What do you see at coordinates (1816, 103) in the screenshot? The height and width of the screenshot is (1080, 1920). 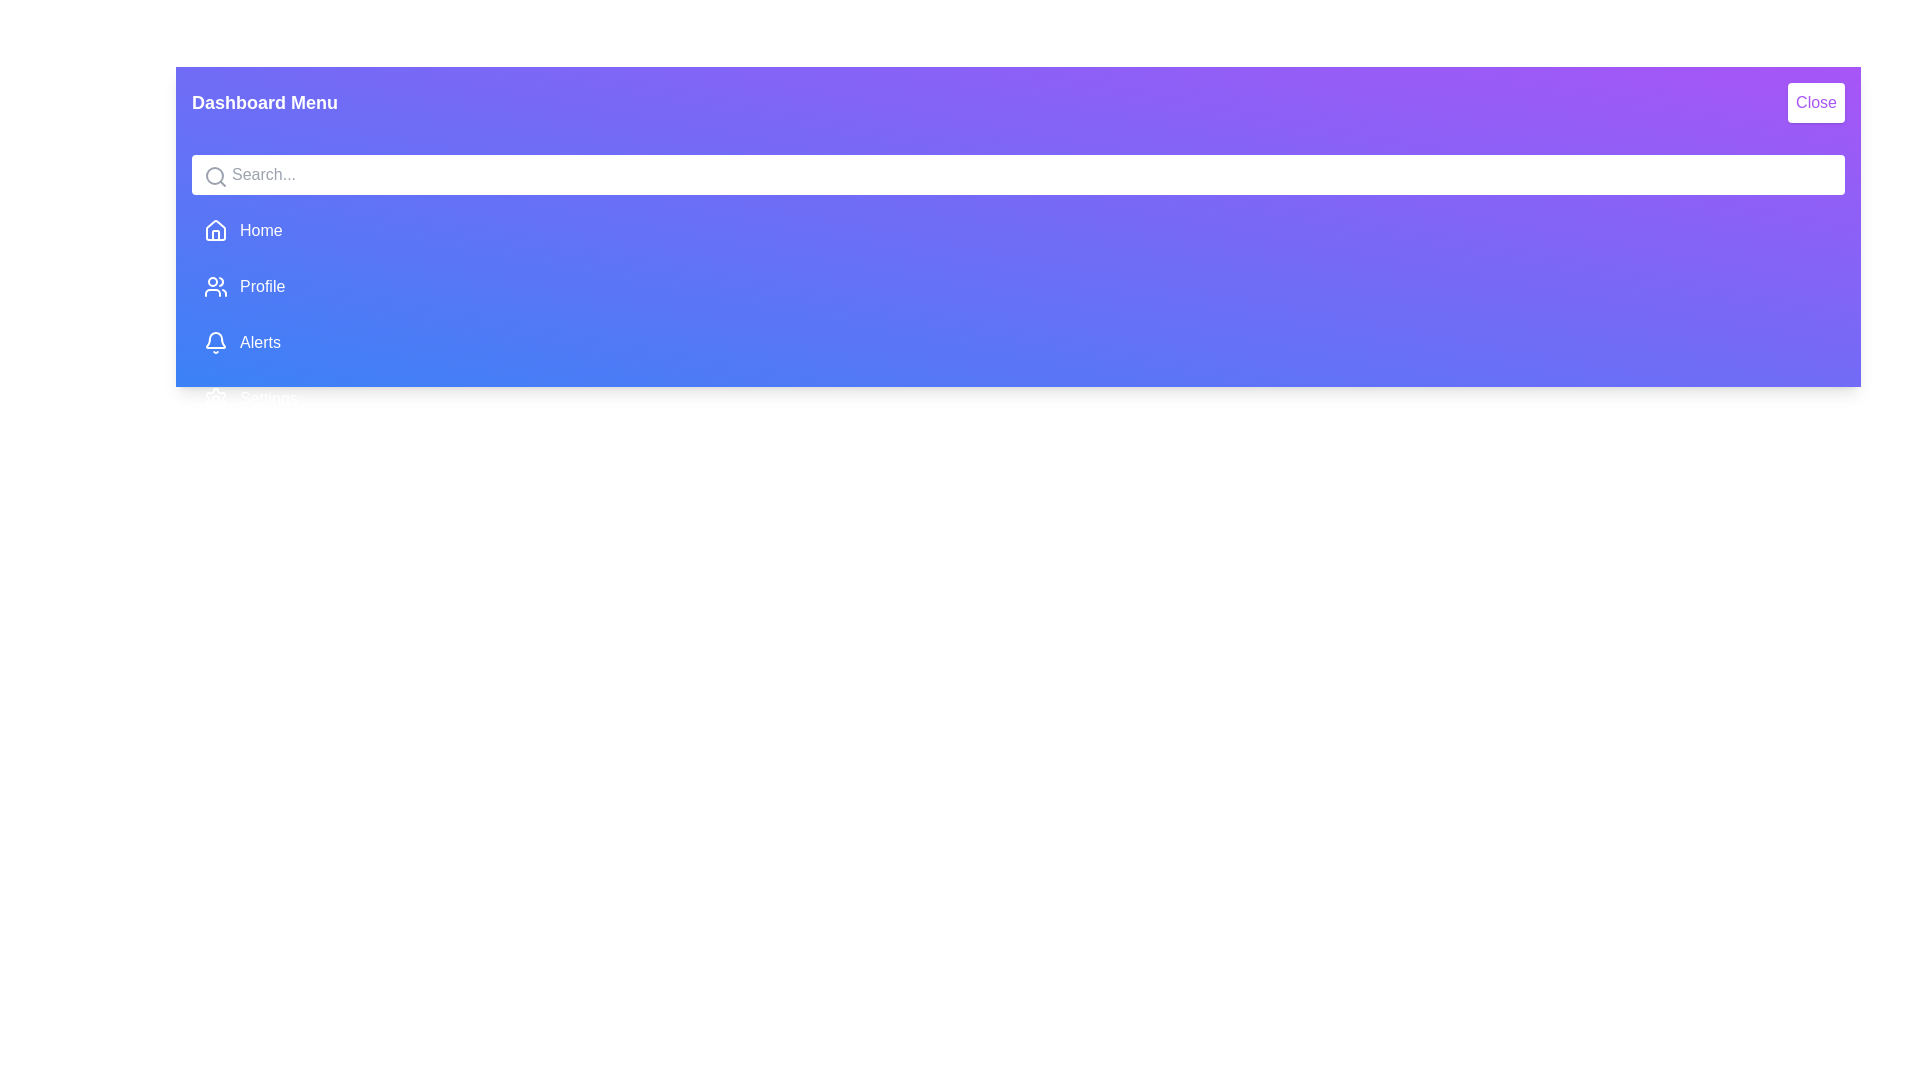 I see `the 'Close' button with a white background and purple text located at the top-right corner of the interface` at bounding box center [1816, 103].